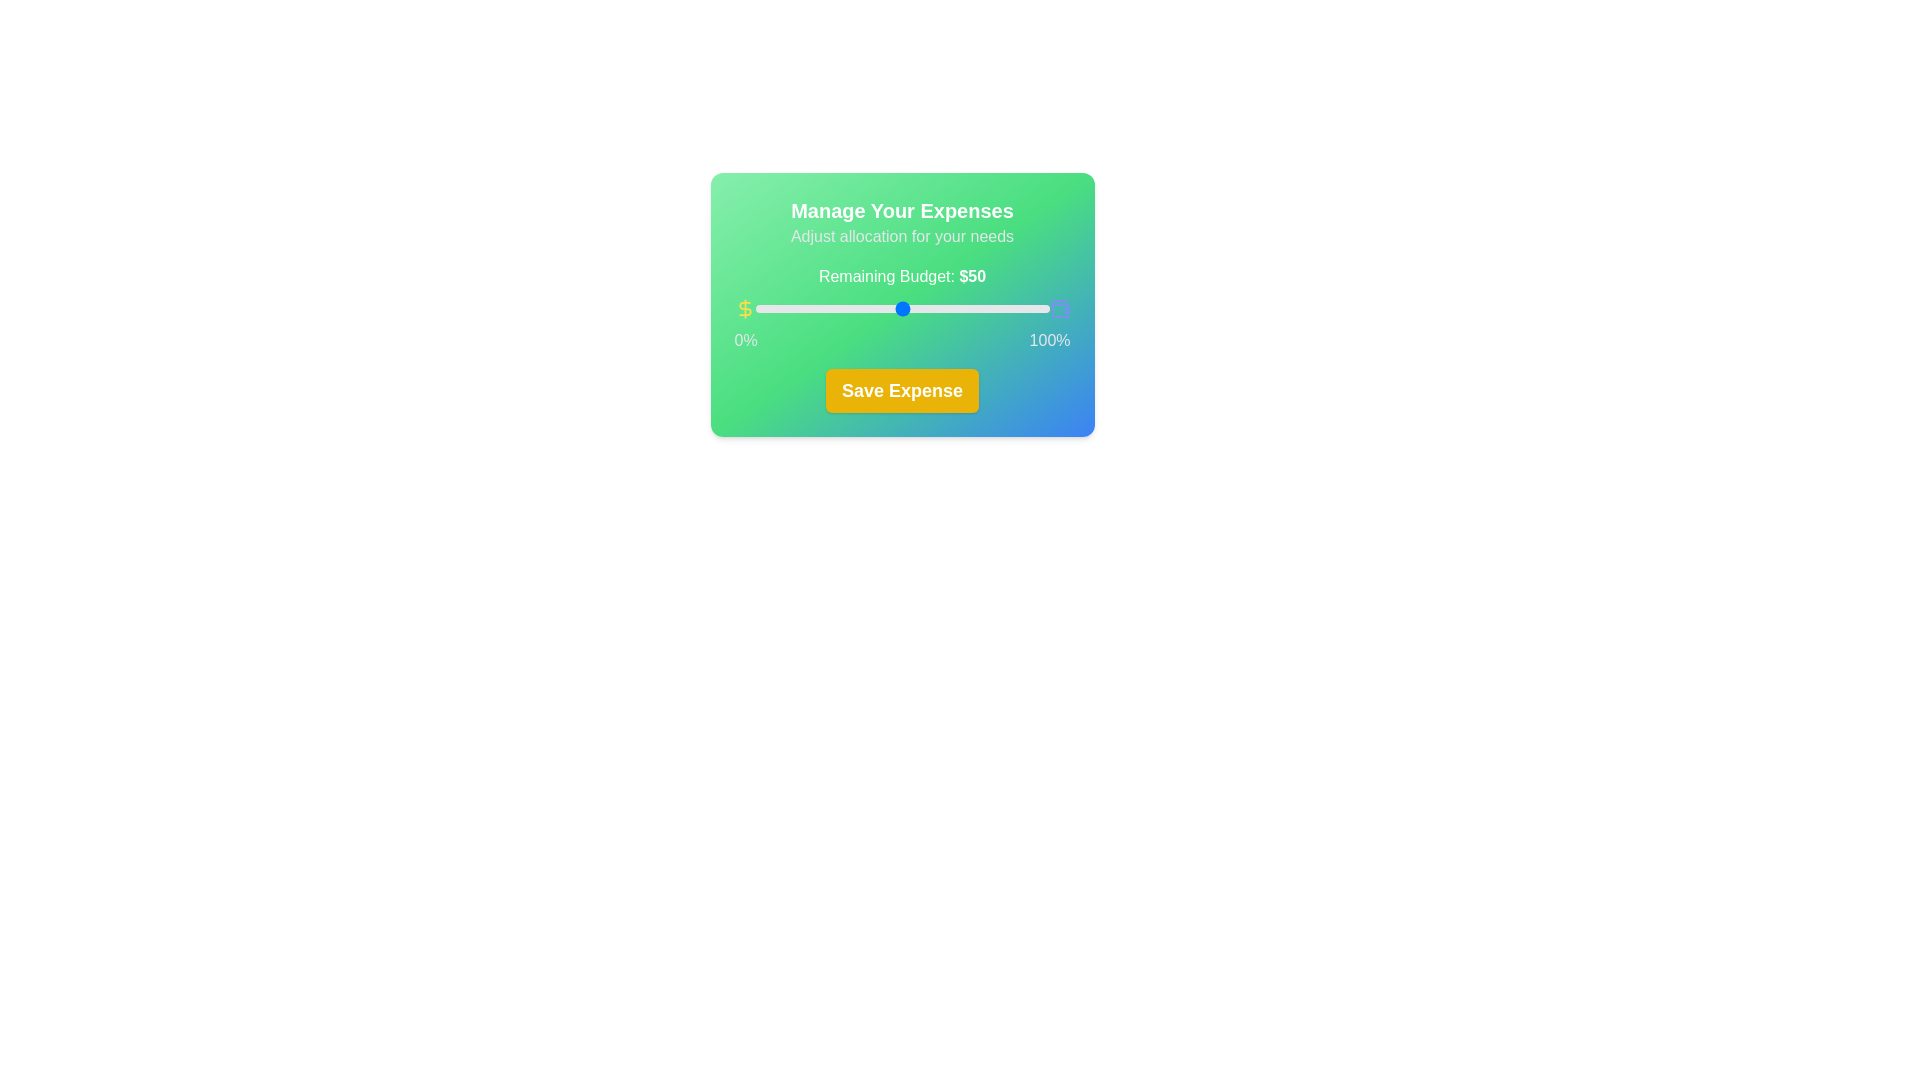  What do you see at coordinates (919, 308) in the screenshot?
I see `the slider to set the budget allocation to 56%` at bounding box center [919, 308].